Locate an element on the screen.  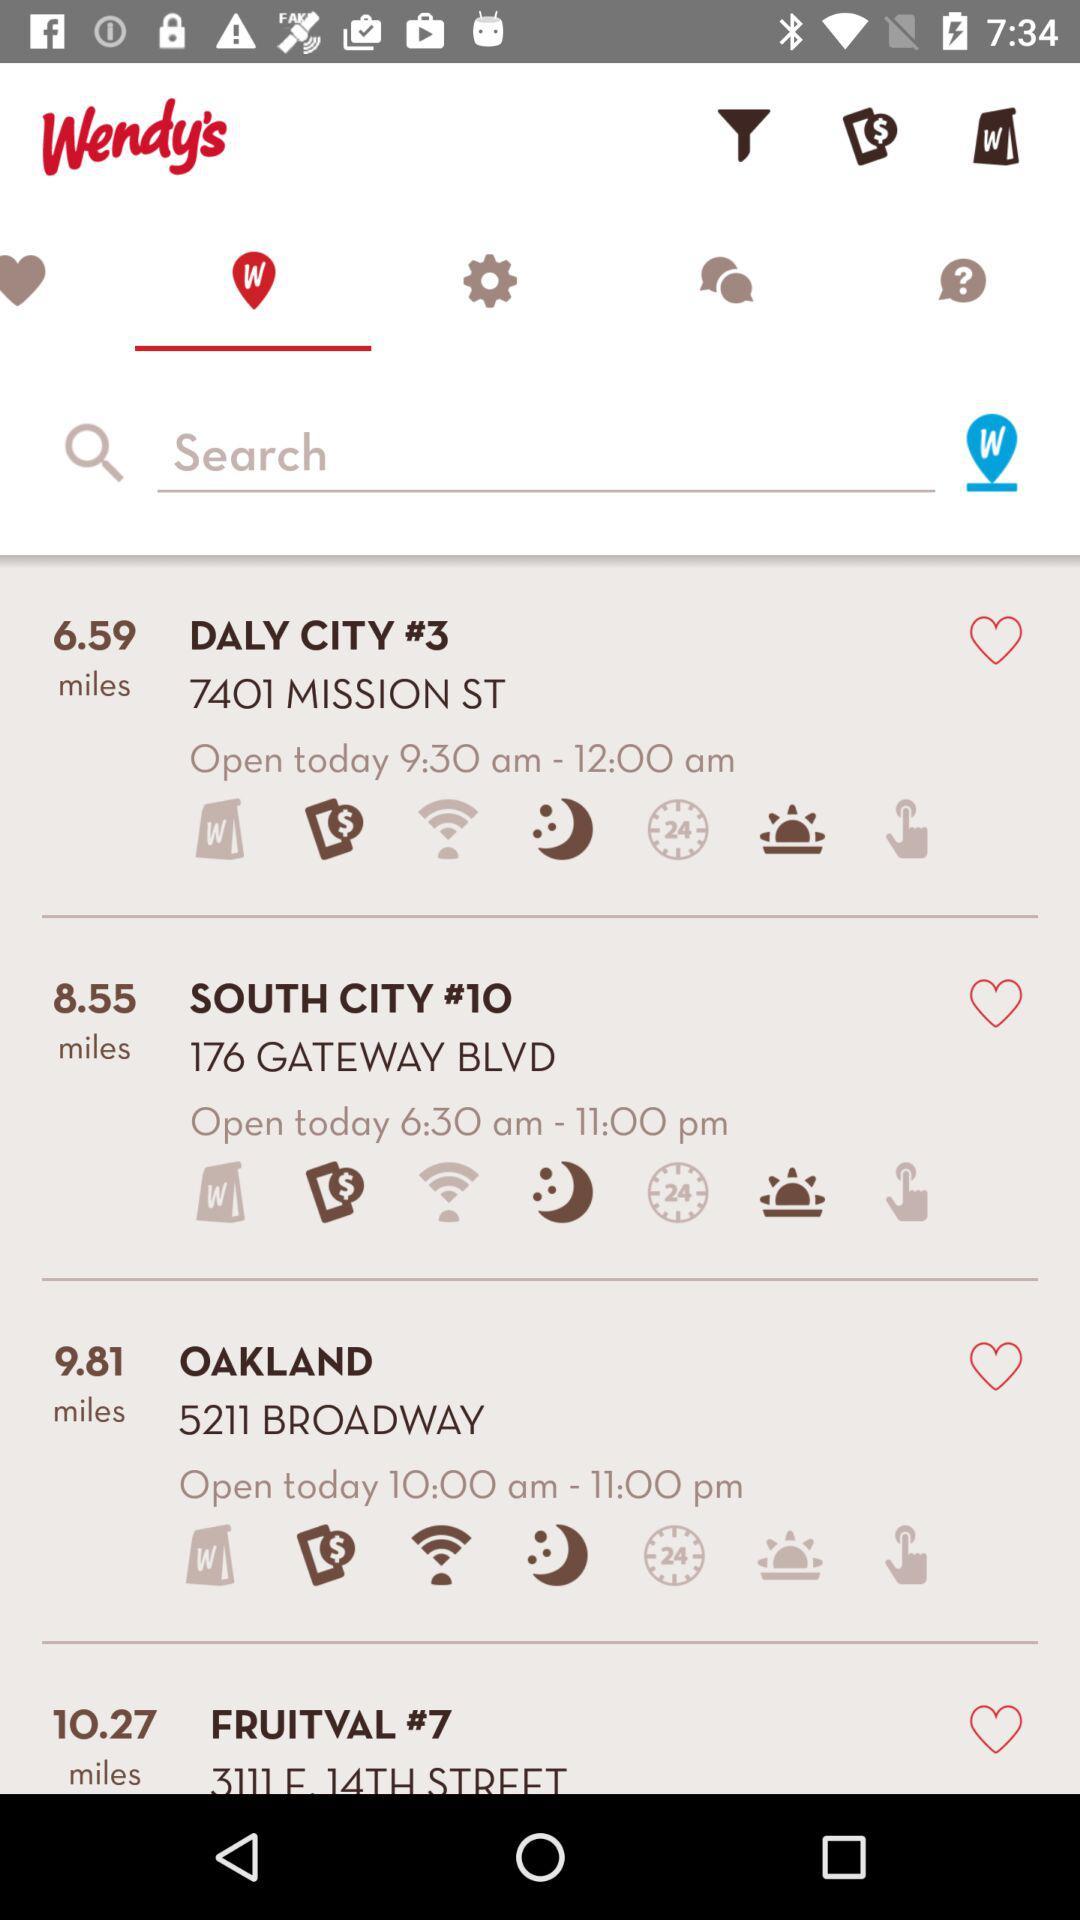
click tools is located at coordinates (489, 279).